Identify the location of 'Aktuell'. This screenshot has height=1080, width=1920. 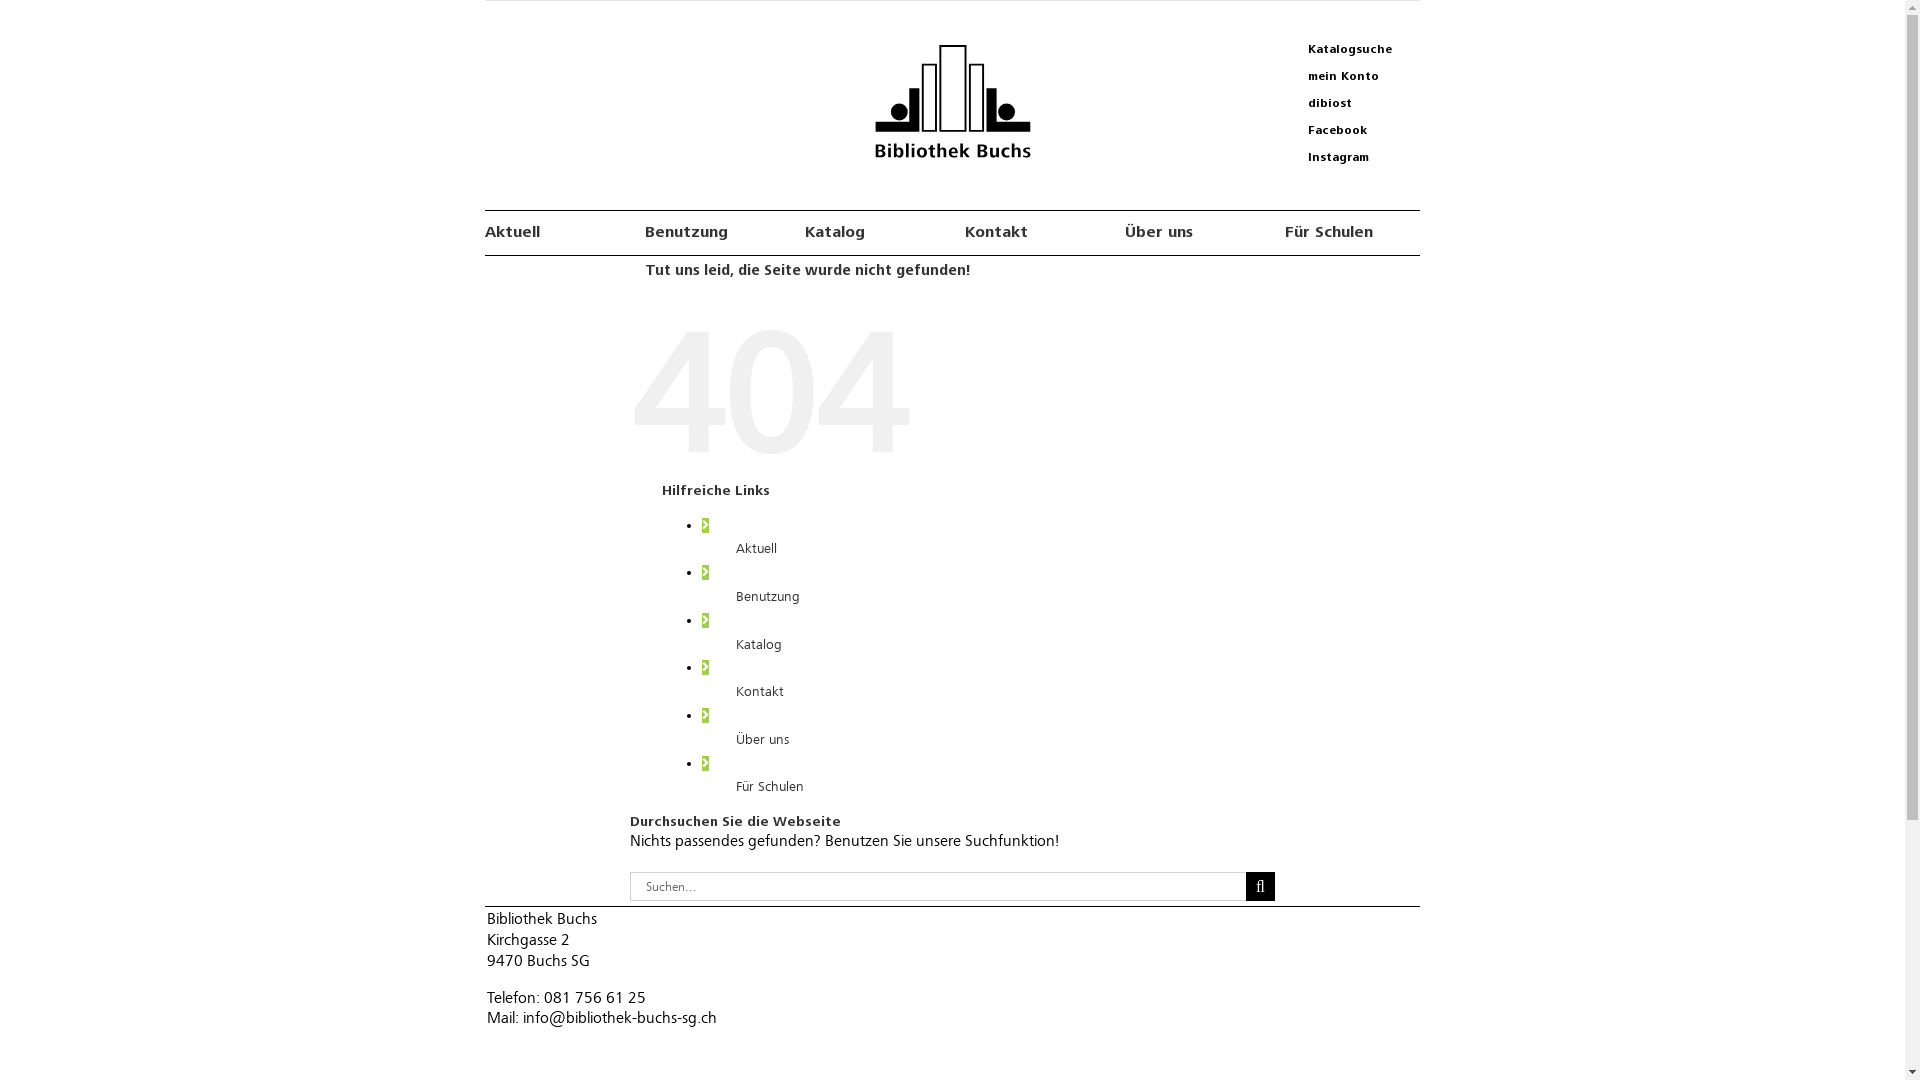
(552, 231).